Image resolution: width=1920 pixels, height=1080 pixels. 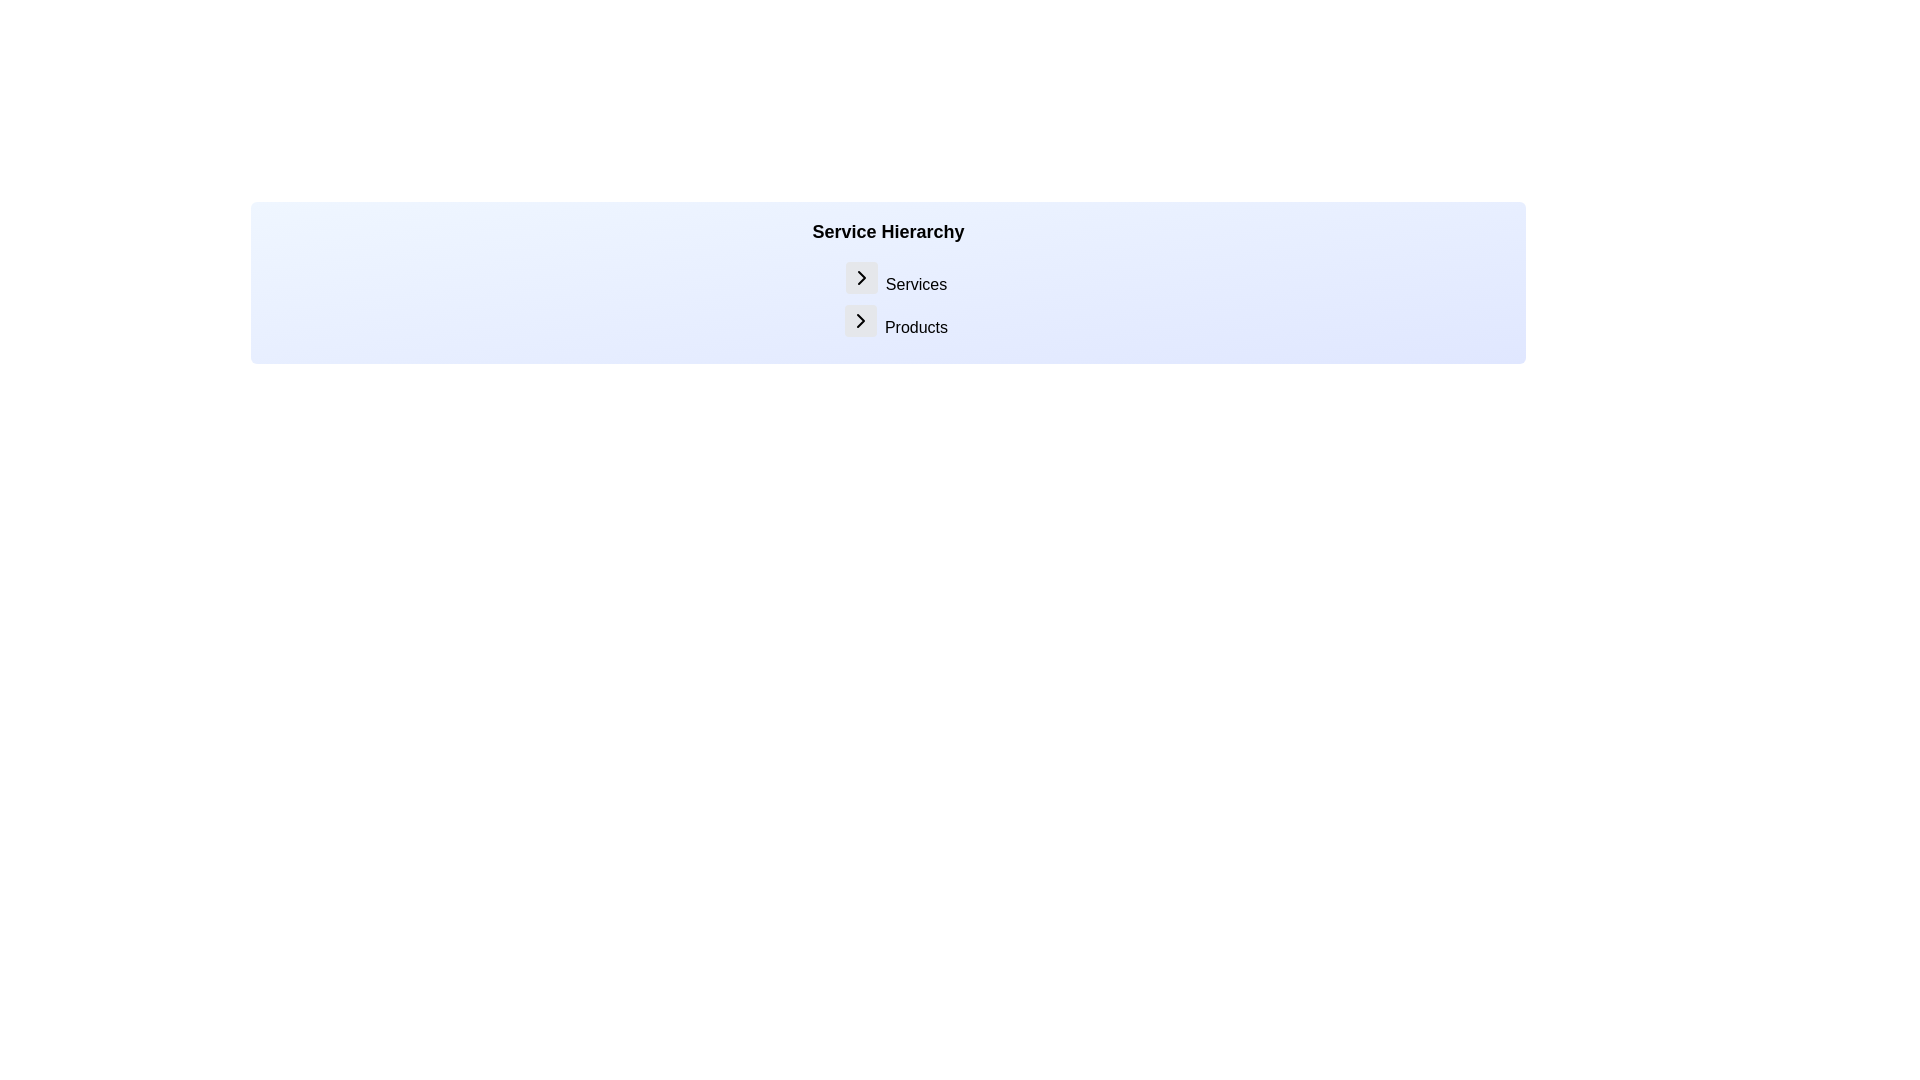 What do you see at coordinates (860, 319) in the screenshot?
I see `the right-facing Chevron icon located to the left of the 'Products' text` at bounding box center [860, 319].